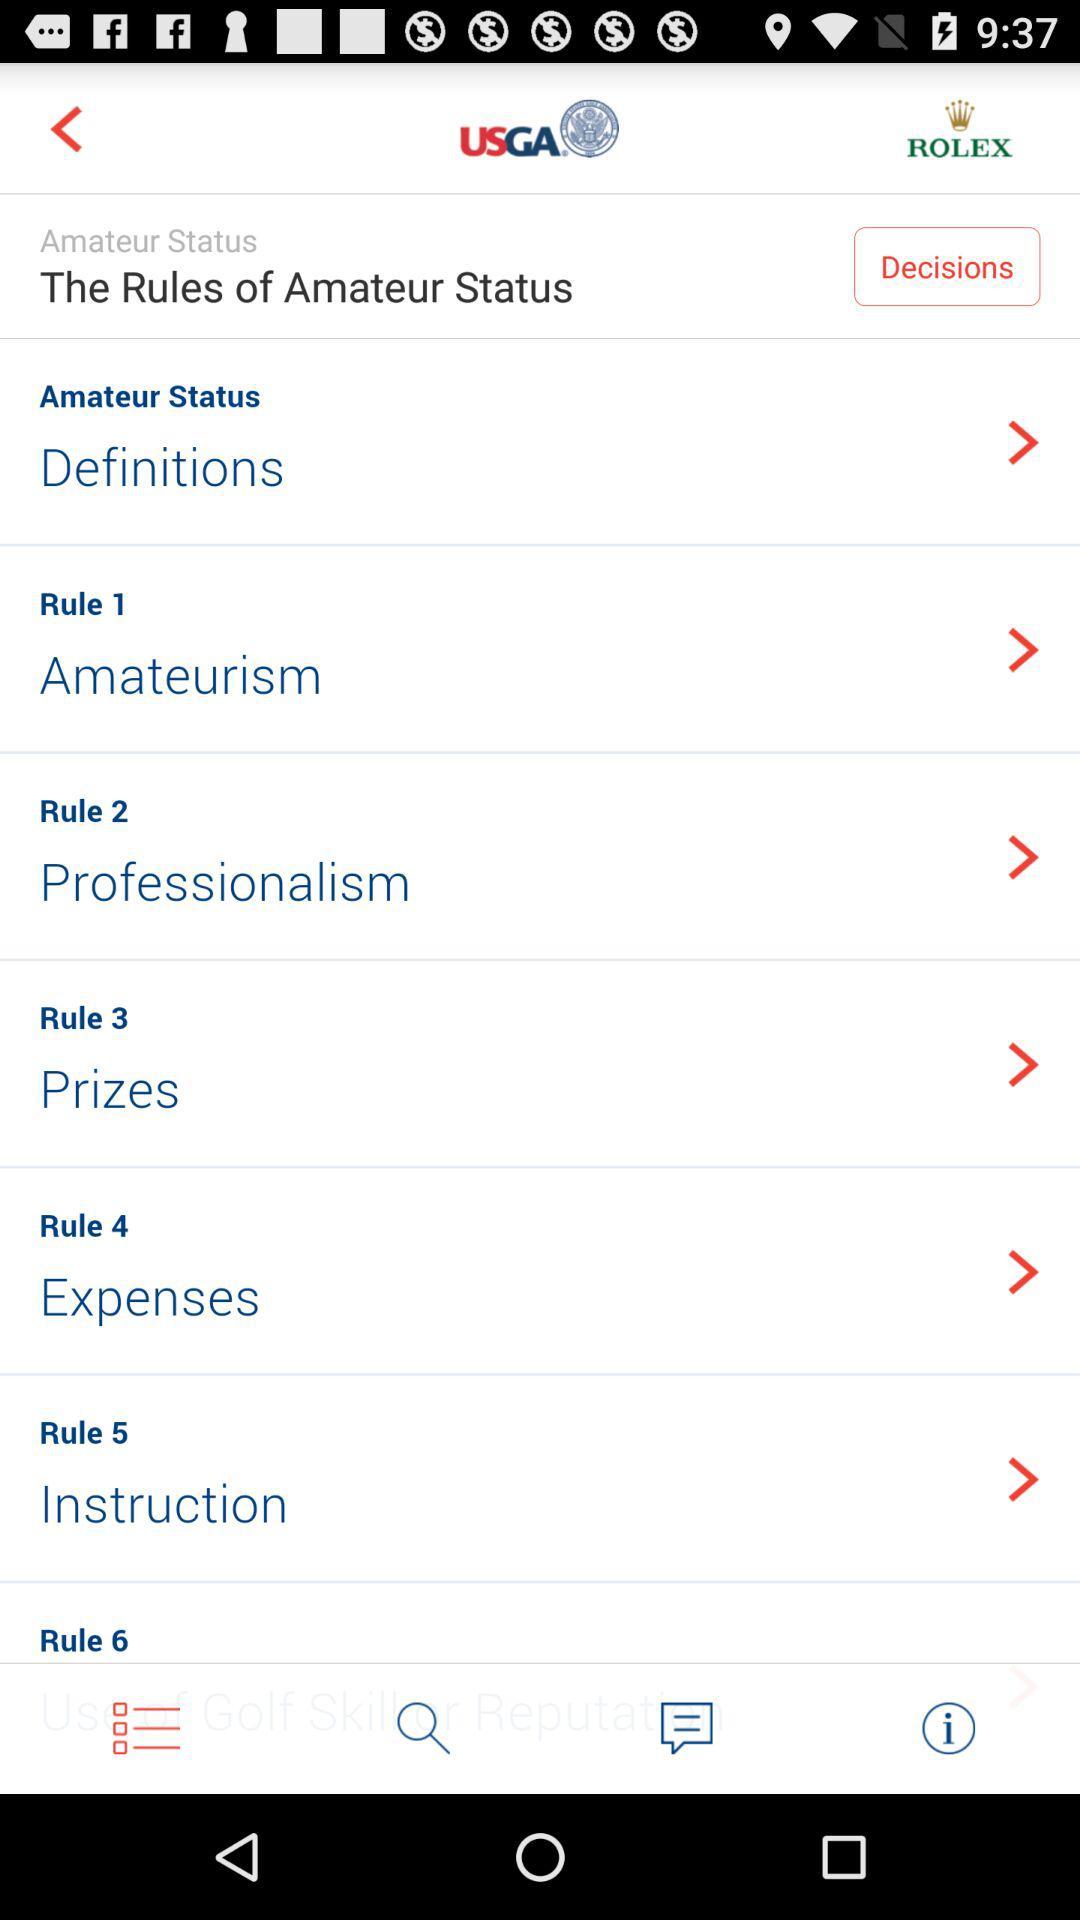 Image resolution: width=1080 pixels, height=1920 pixels. I want to click on the arrow_backward icon, so click(64, 136).